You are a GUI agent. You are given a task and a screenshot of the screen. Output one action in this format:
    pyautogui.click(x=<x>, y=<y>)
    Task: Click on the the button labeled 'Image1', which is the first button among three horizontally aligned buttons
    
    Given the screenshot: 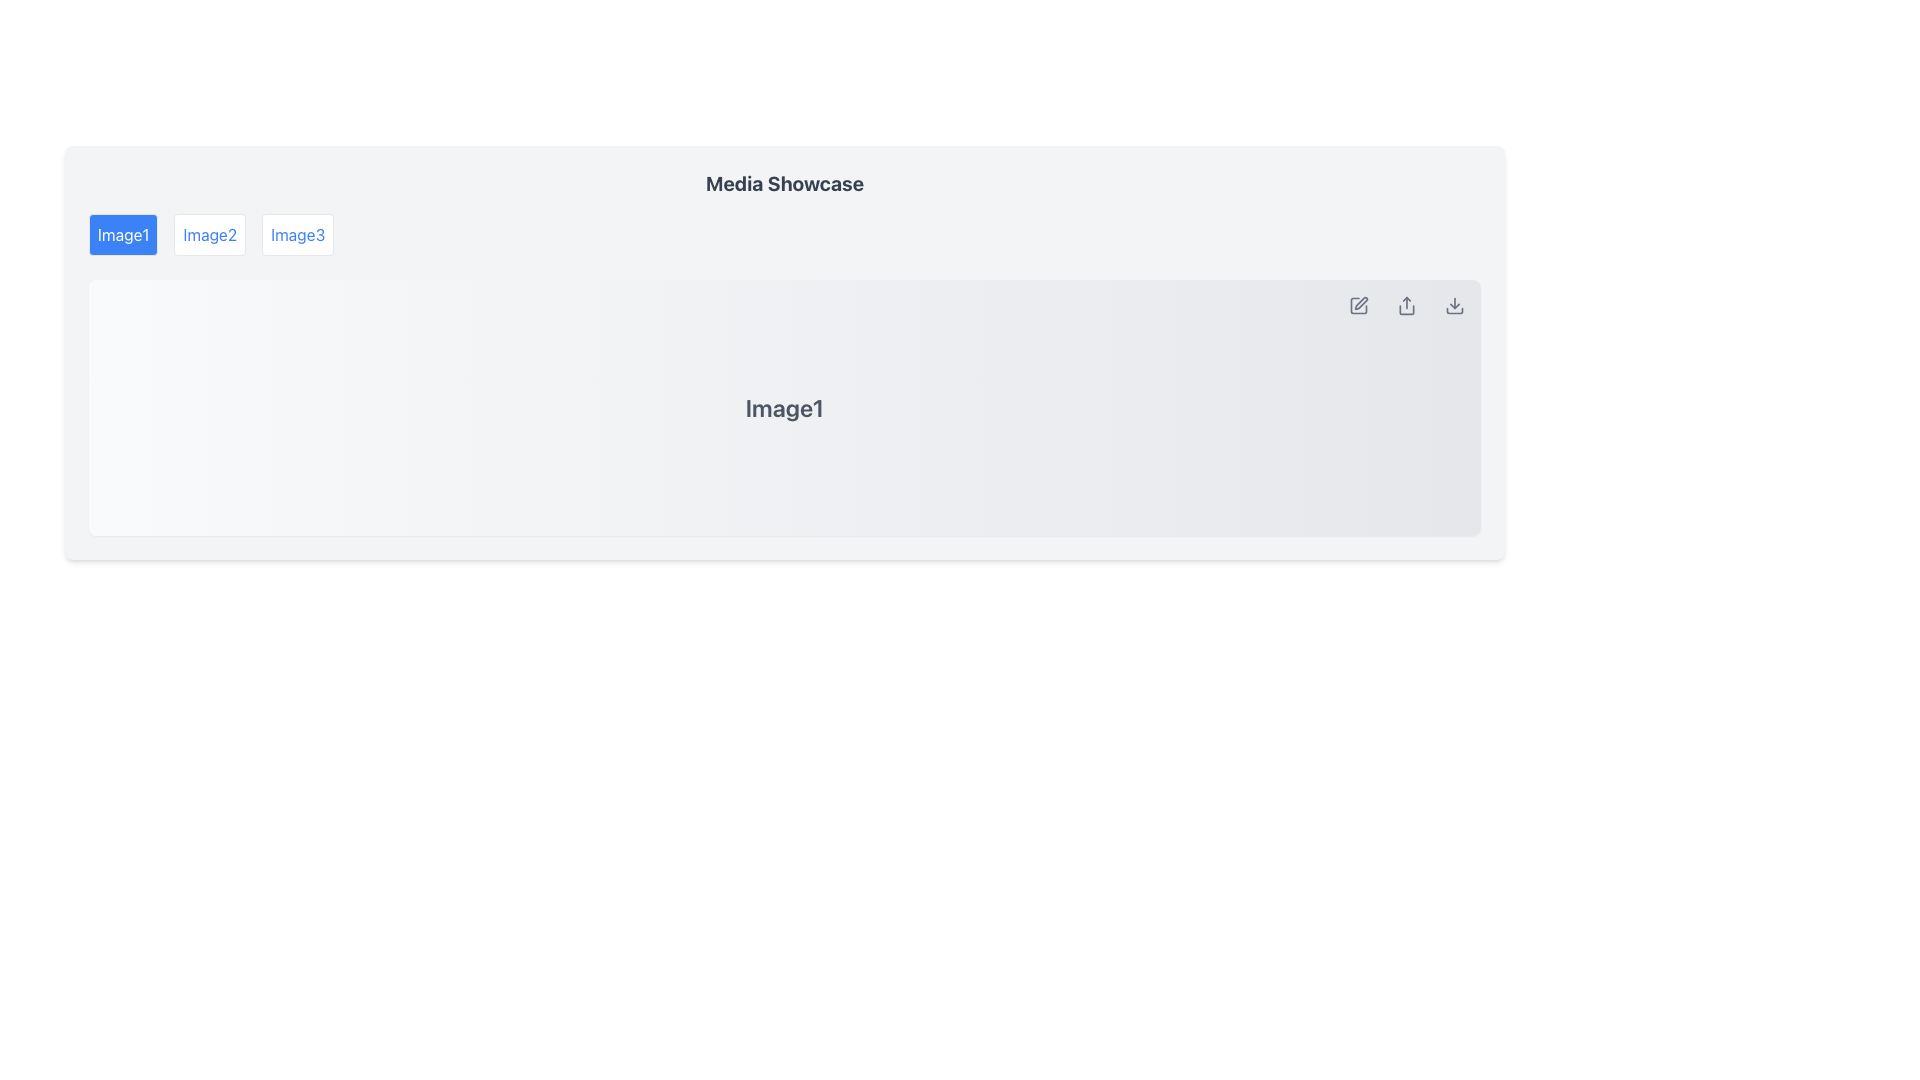 What is the action you would take?
    pyautogui.click(x=122, y=234)
    